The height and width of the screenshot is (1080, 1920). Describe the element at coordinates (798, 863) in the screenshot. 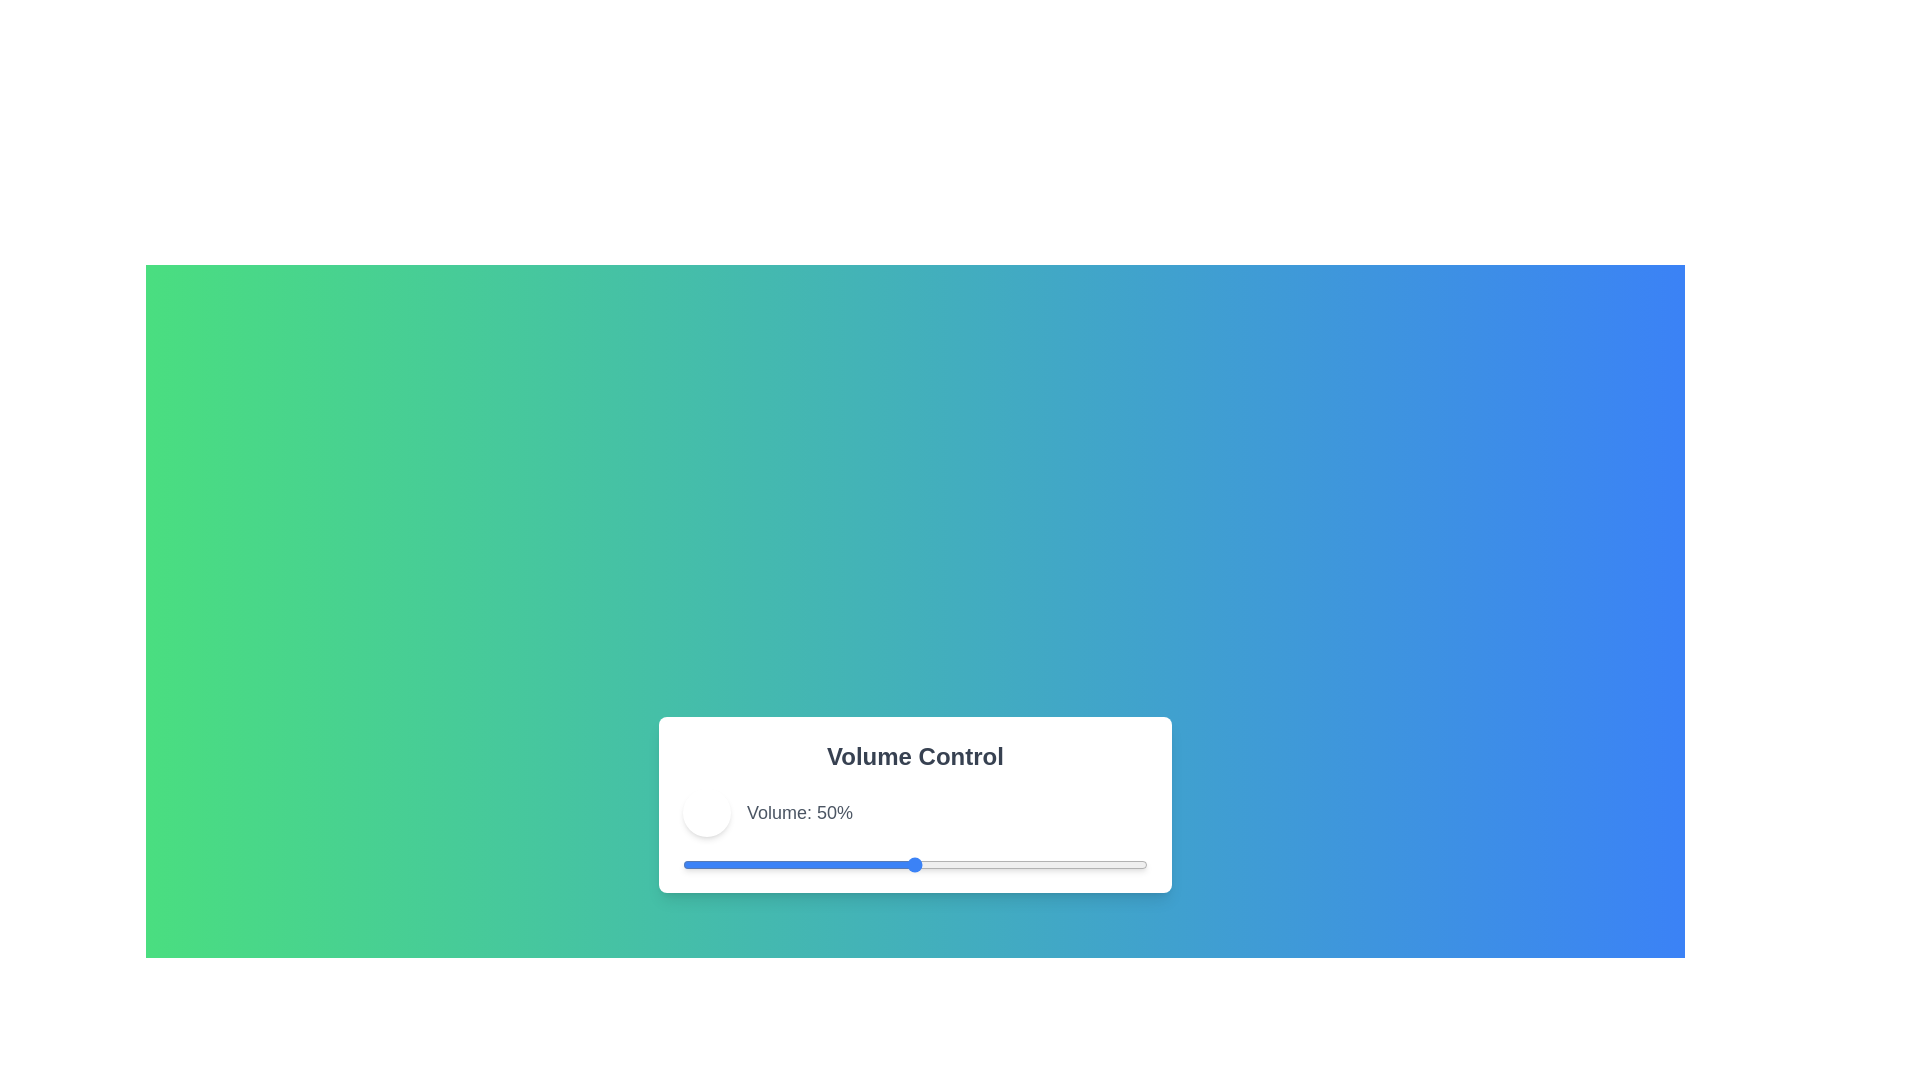

I see `the slider` at that location.